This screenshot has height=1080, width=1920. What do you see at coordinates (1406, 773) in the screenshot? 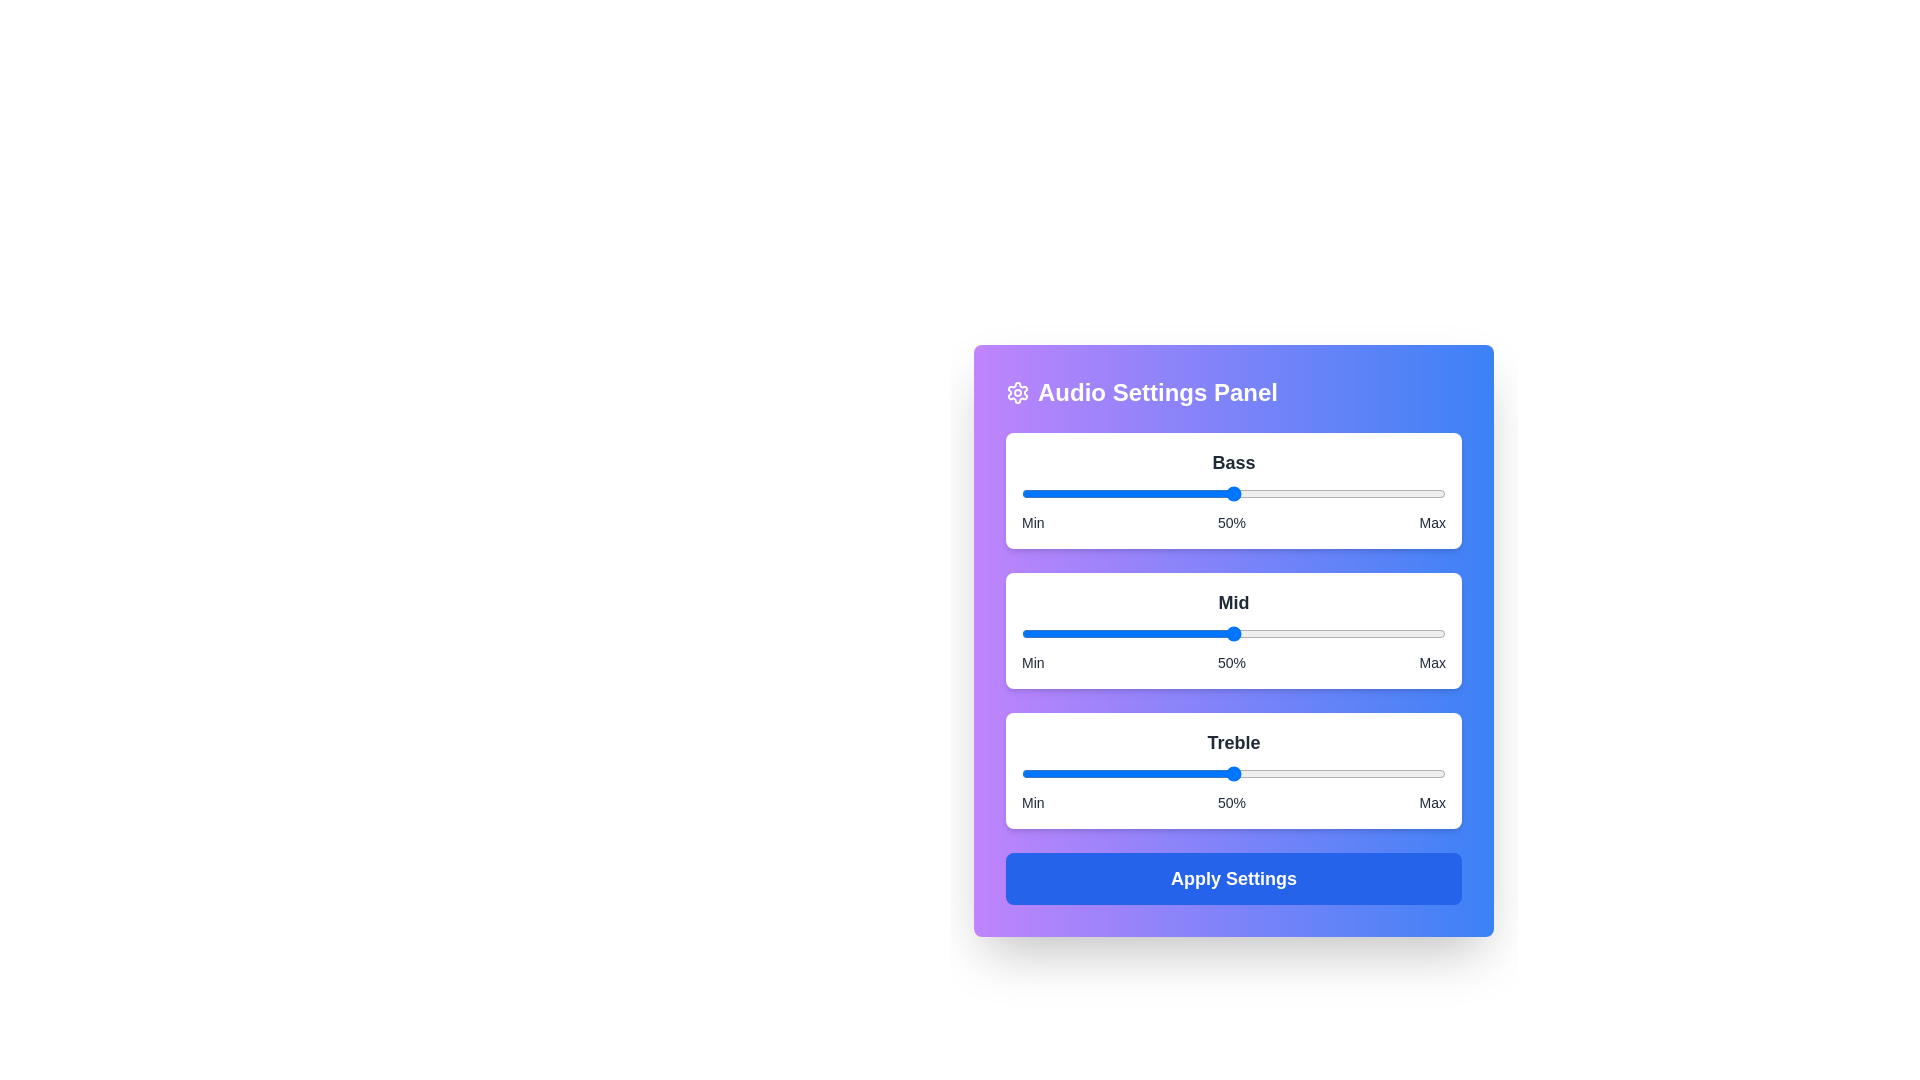
I see `the treble level` at bounding box center [1406, 773].